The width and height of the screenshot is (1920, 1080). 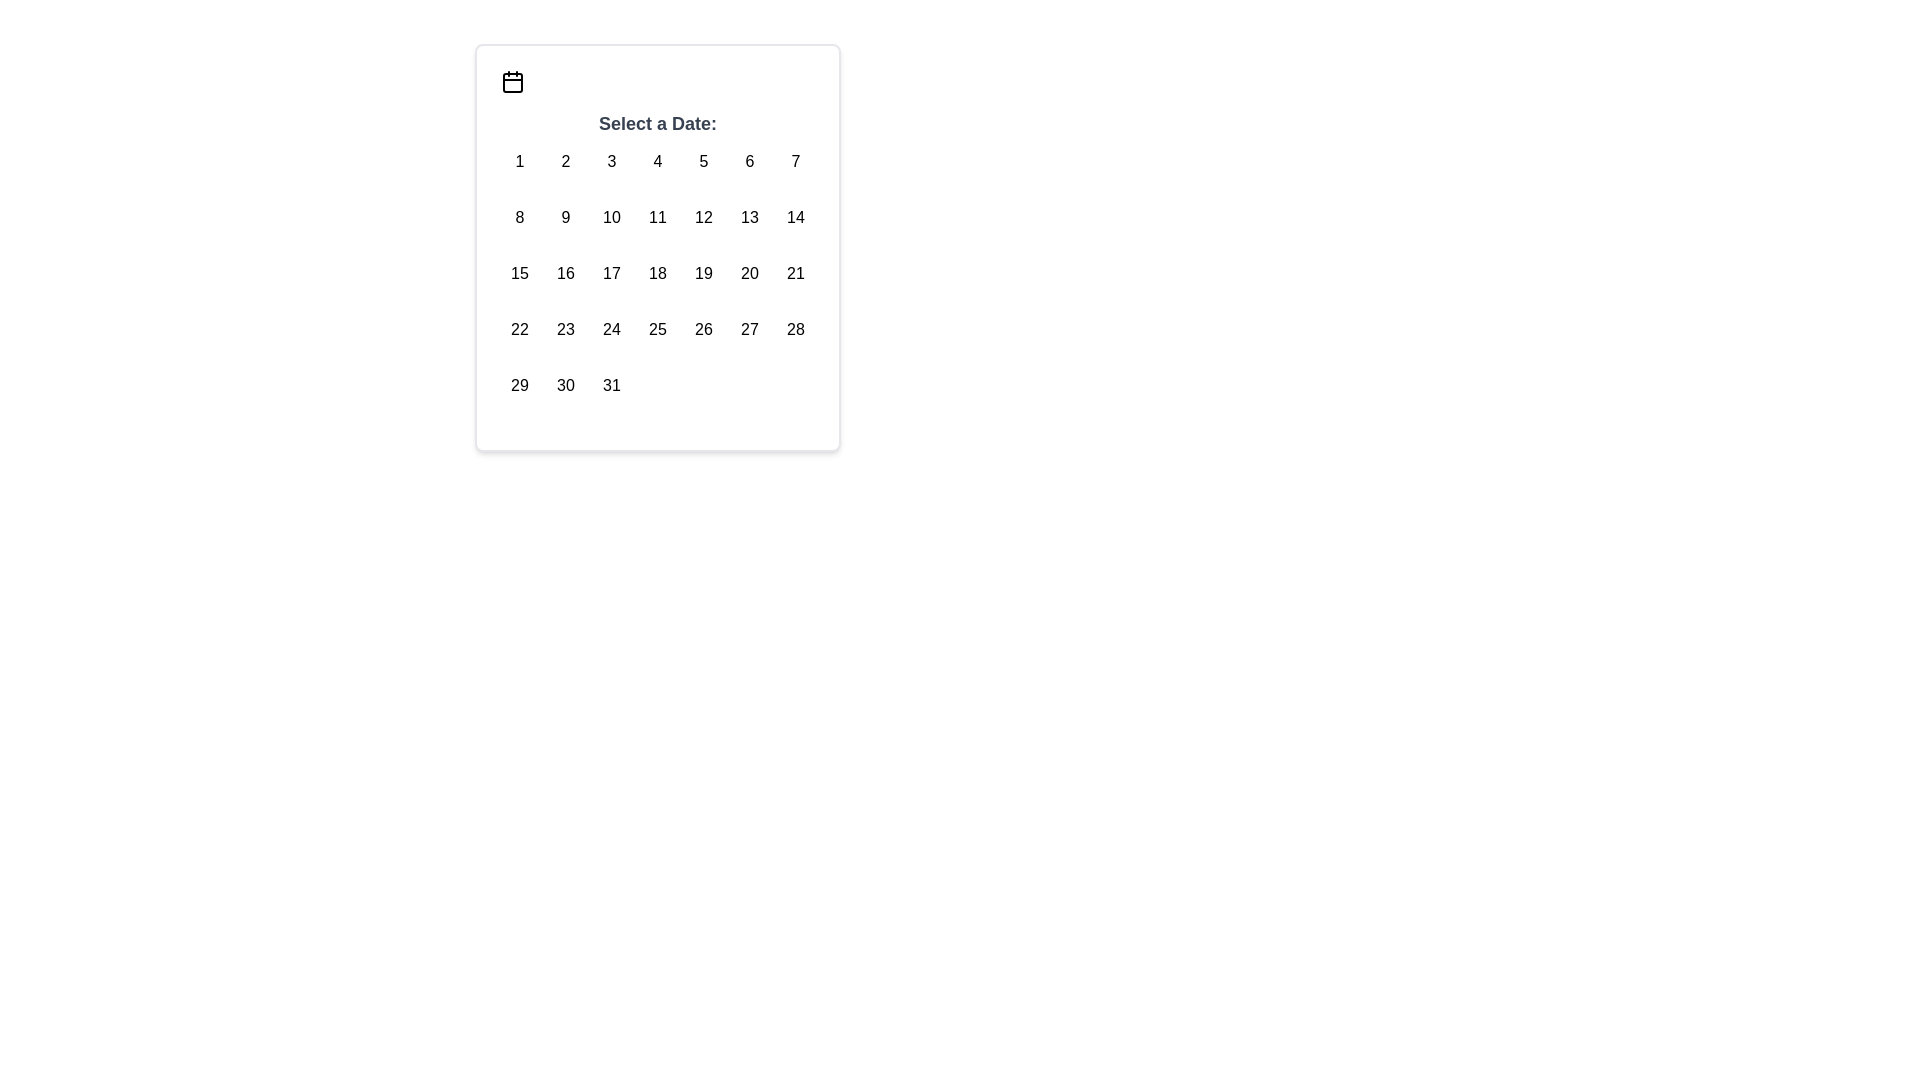 What do you see at coordinates (565, 161) in the screenshot?
I see `the button representing the number '2' in the calendar interface` at bounding box center [565, 161].